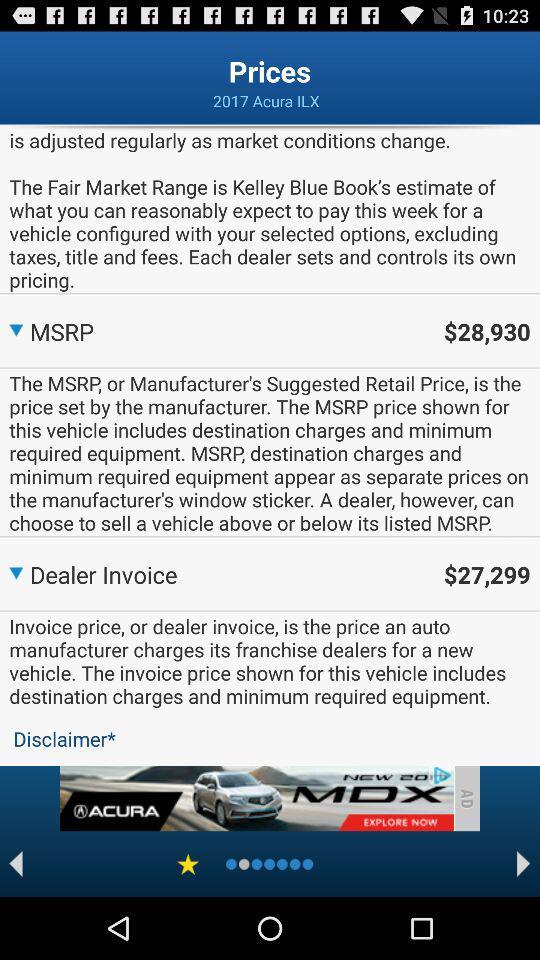 The image size is (540, 960). What do you see at coordinates (256, 798) in the screenshot?
I see `advertisement` at bounding box center [256, 798].